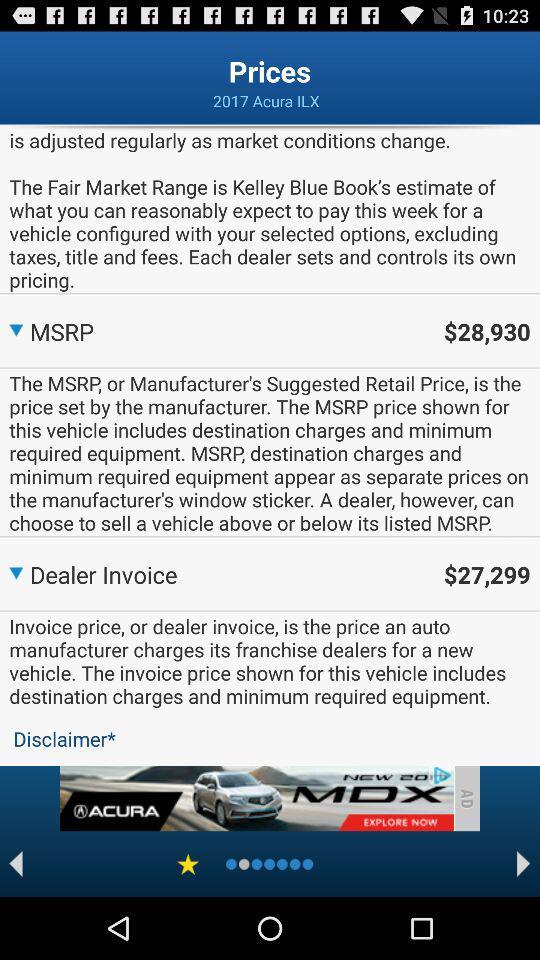 The image size is (540, 960). What do you see at coordinates (256, 798) in the screenshot?
I see `advertisement` at bounding box center [256, 798].